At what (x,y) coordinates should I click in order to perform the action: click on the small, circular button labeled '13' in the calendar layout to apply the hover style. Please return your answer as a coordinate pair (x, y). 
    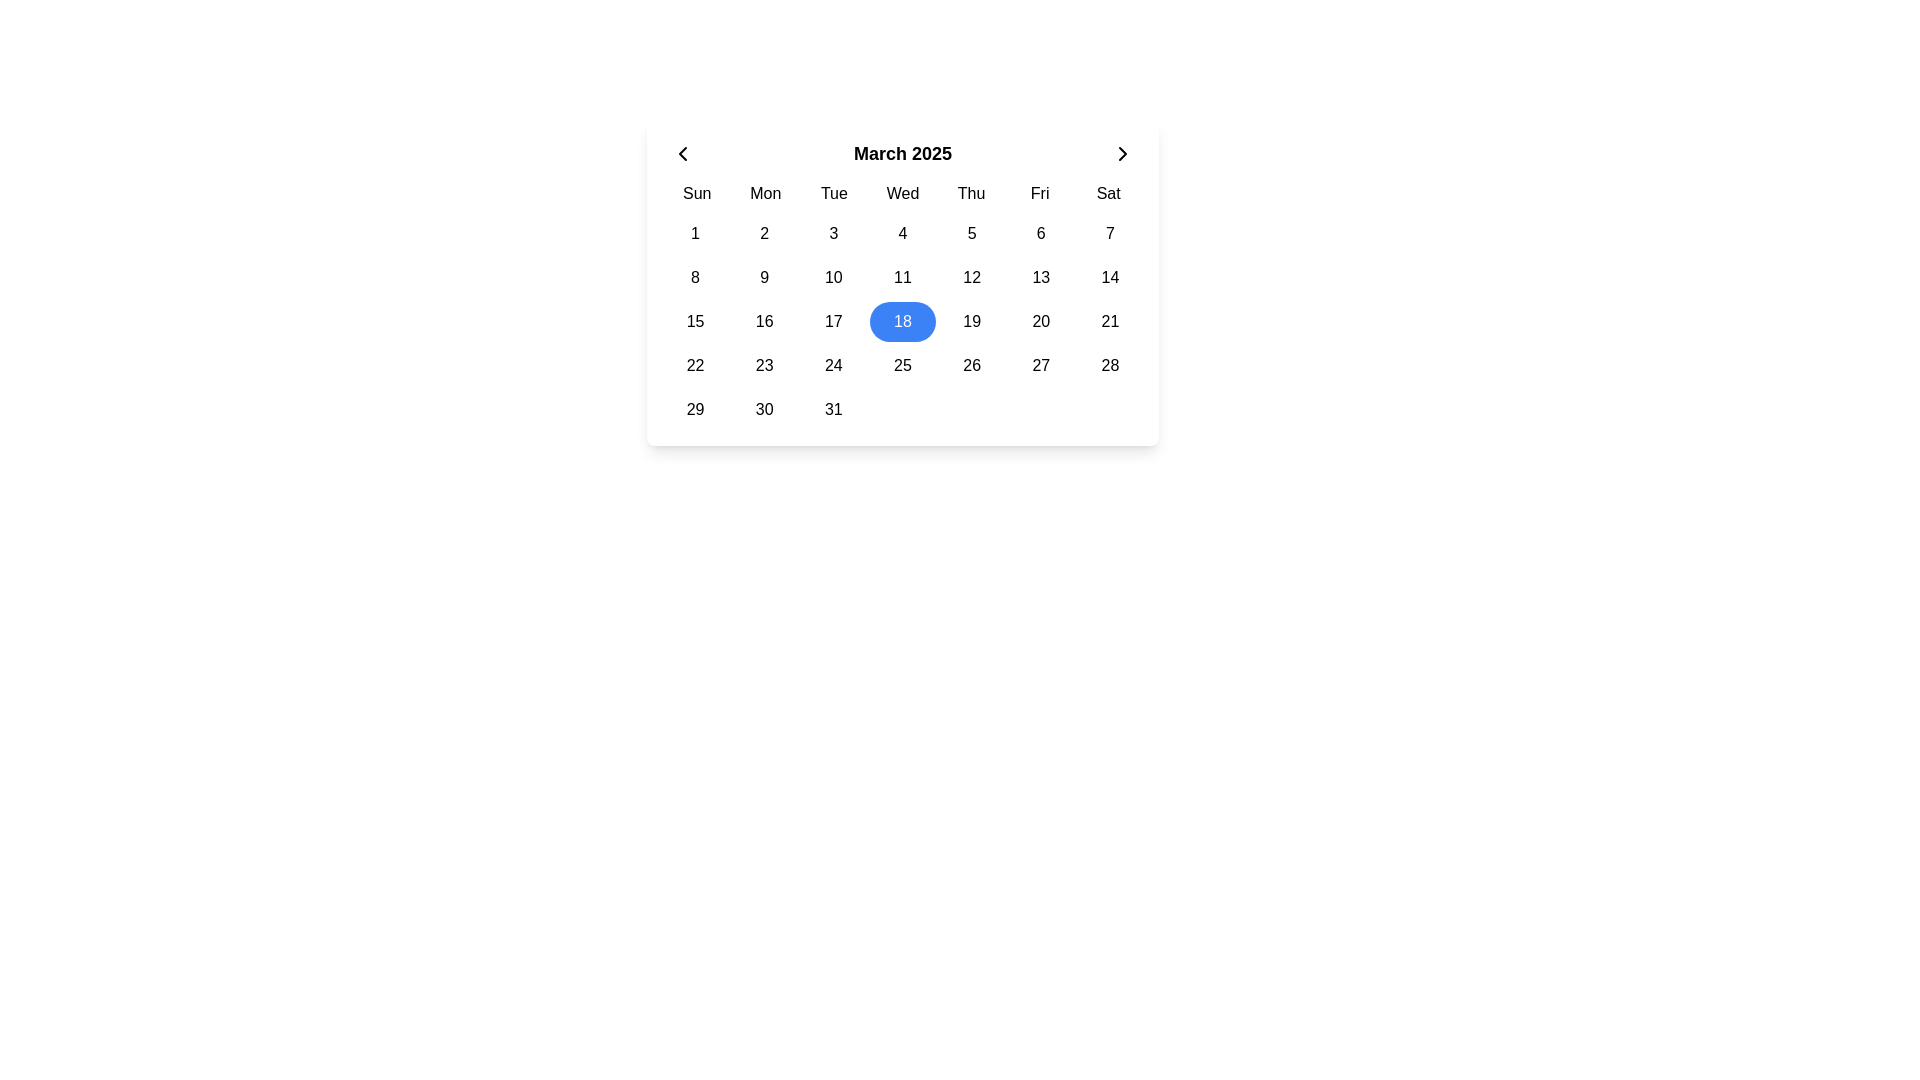
    Looking at the image, I should click on (1040, 277).